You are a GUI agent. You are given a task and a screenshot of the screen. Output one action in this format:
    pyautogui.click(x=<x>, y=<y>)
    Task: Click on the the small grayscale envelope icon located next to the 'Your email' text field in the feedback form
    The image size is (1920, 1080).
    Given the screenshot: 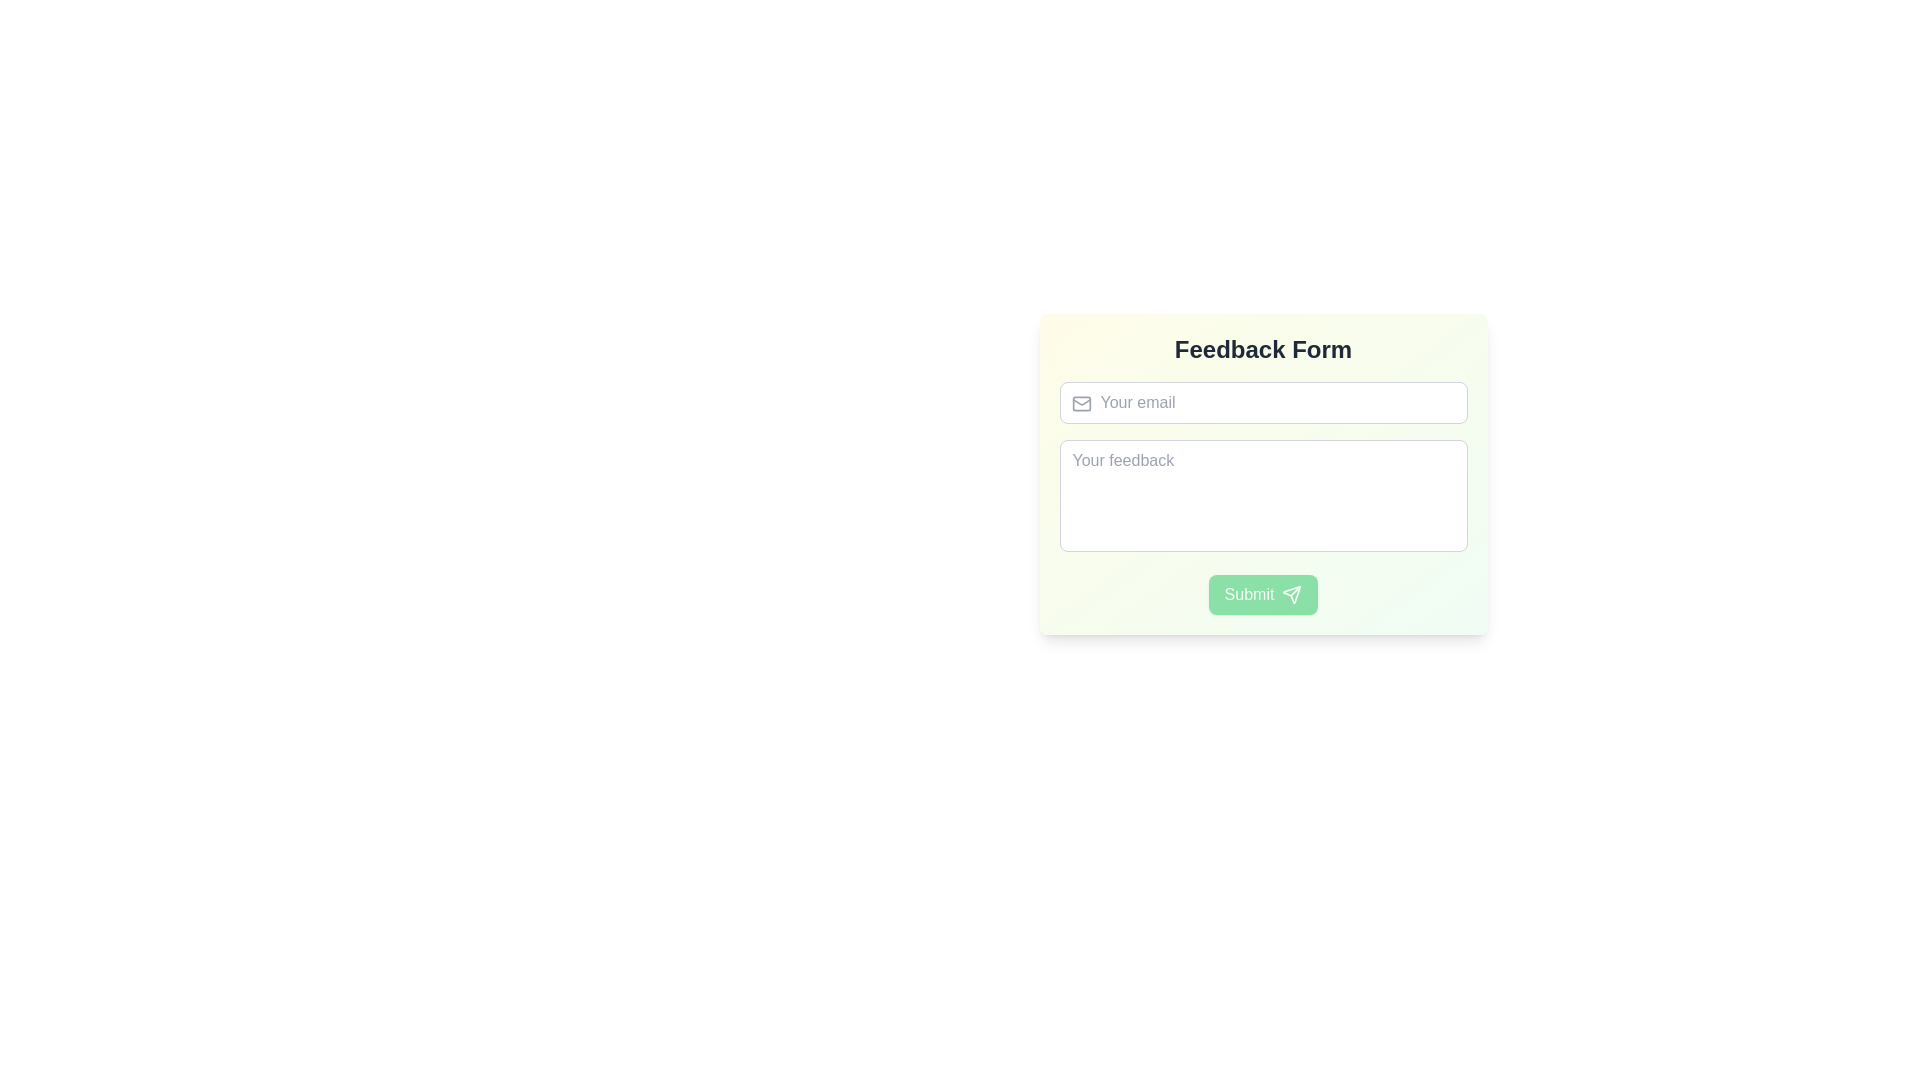 What is the action you would take?
    pyautogui.click(x=1080, y=404)
    